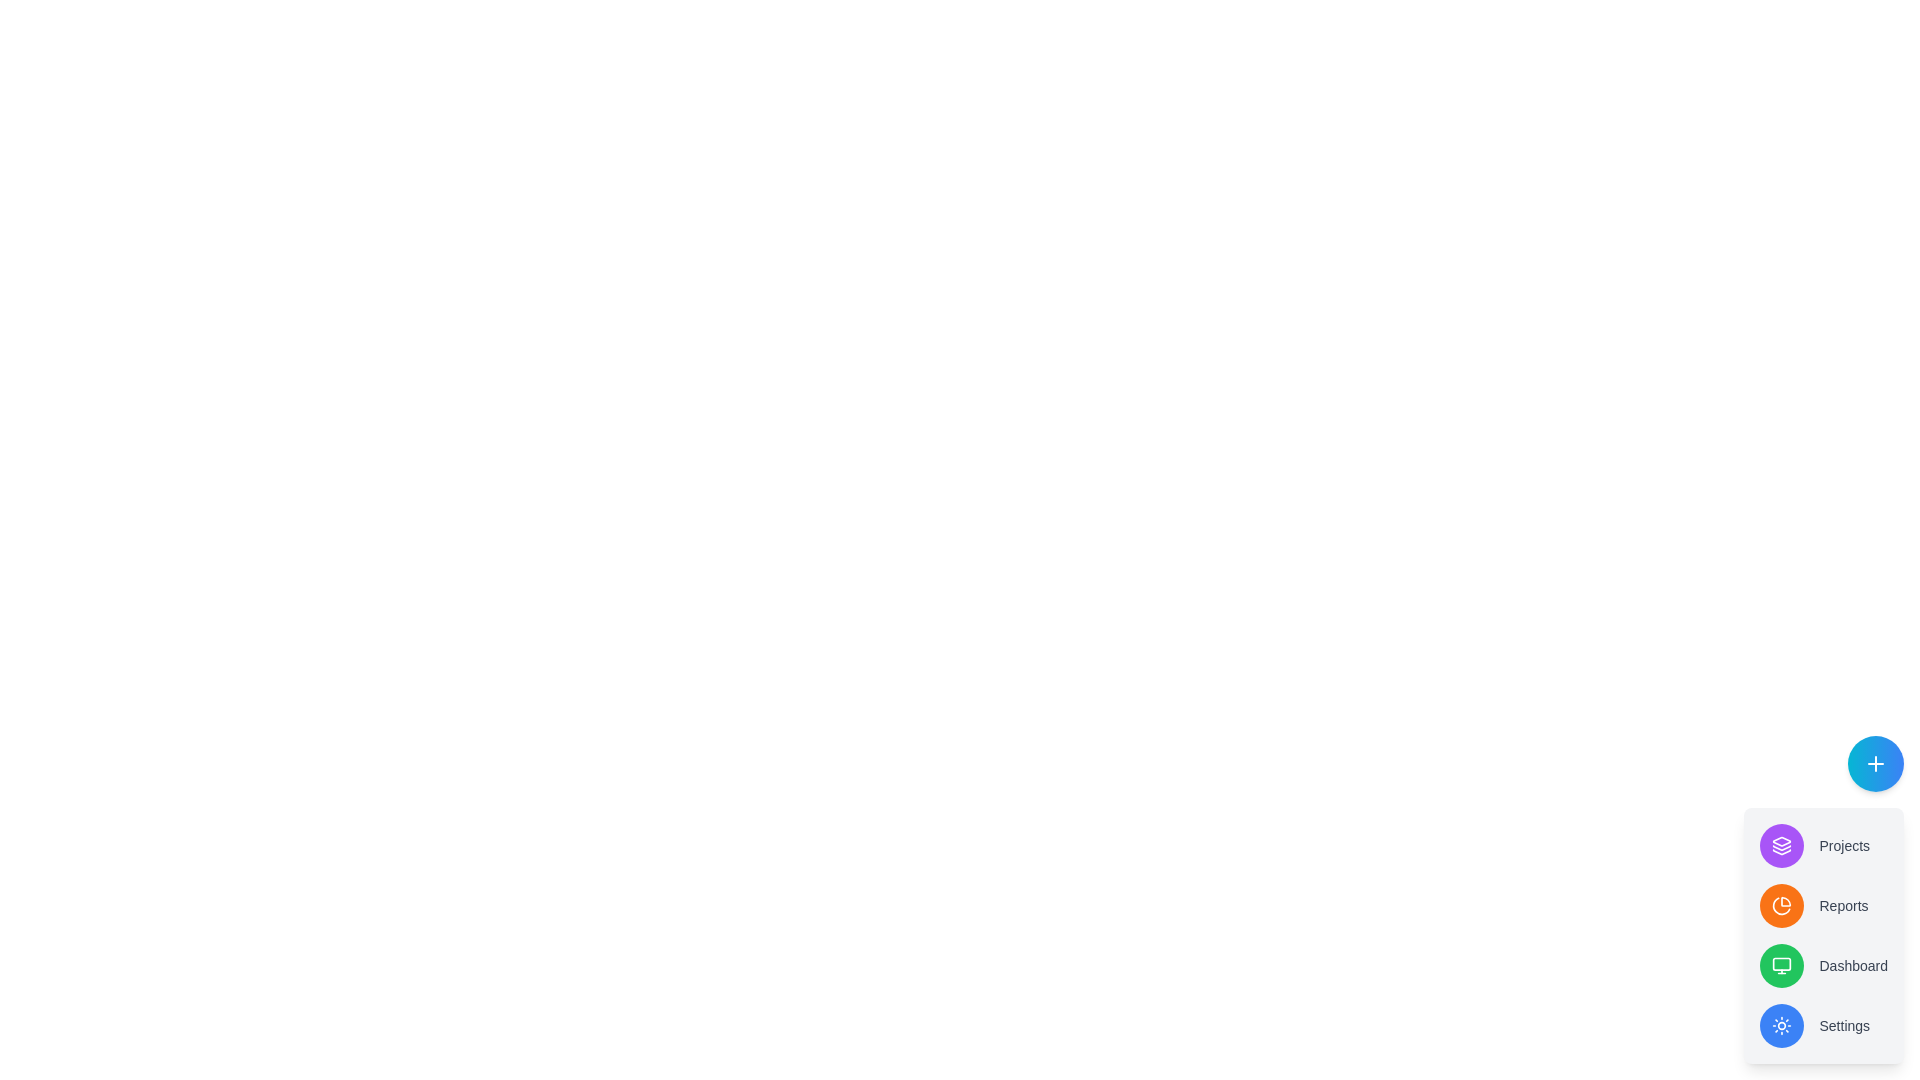  What do you see at coordinates (1823, 964) in the screenshot?
I see `the 'Dashboard' navigation item` at bounding box center [1823, 964].